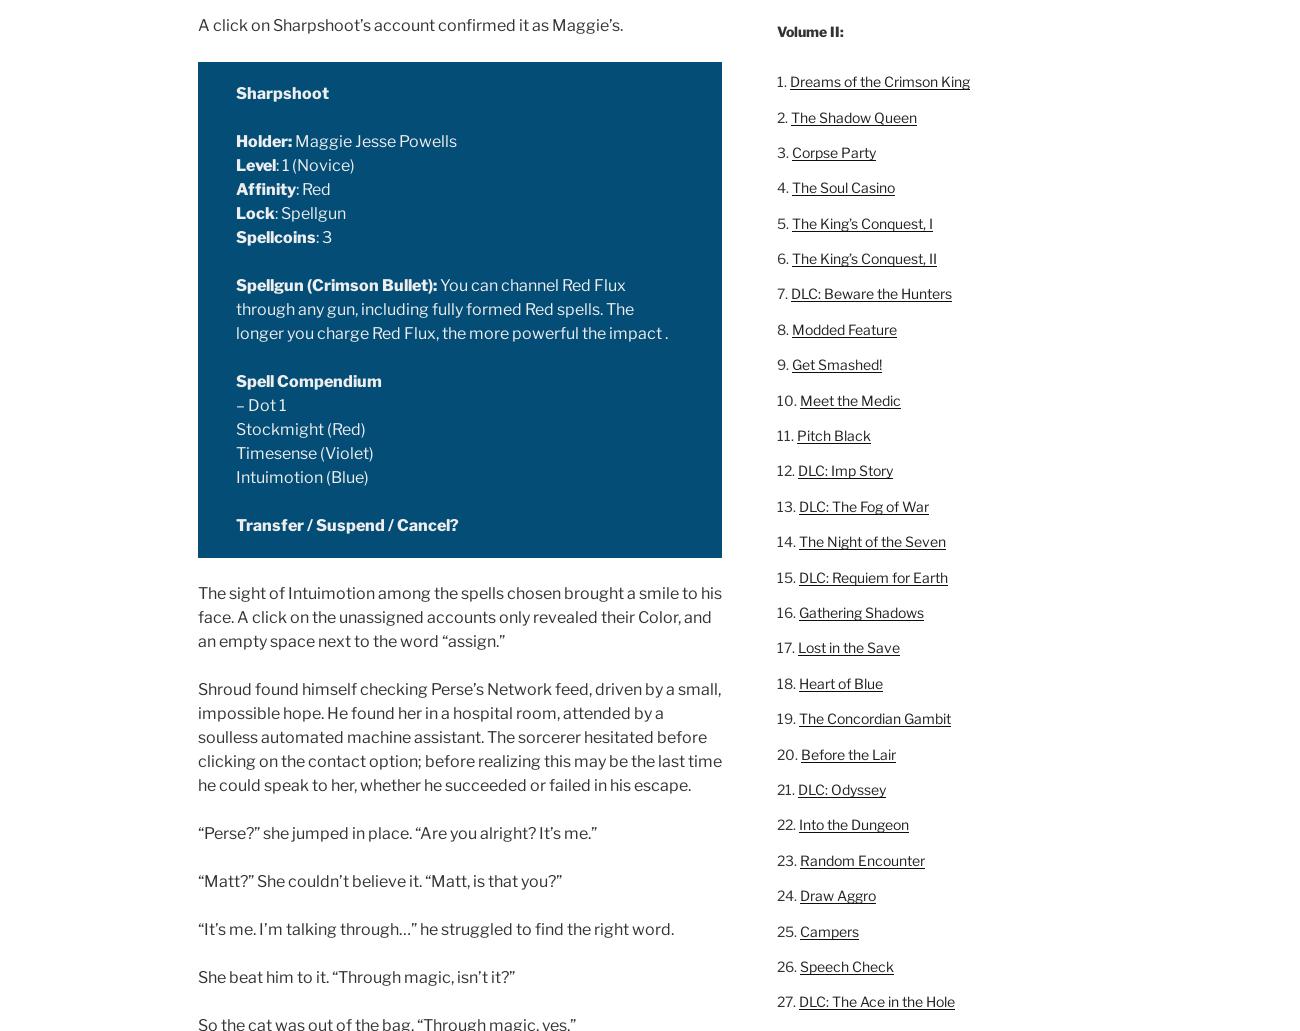 The image size is (1300, 1031). What do you see at coordinates (335, 285) in the screenshot?
I see `'Spellgun (Crimson Bullet):'` at bounding box center [335, 285].